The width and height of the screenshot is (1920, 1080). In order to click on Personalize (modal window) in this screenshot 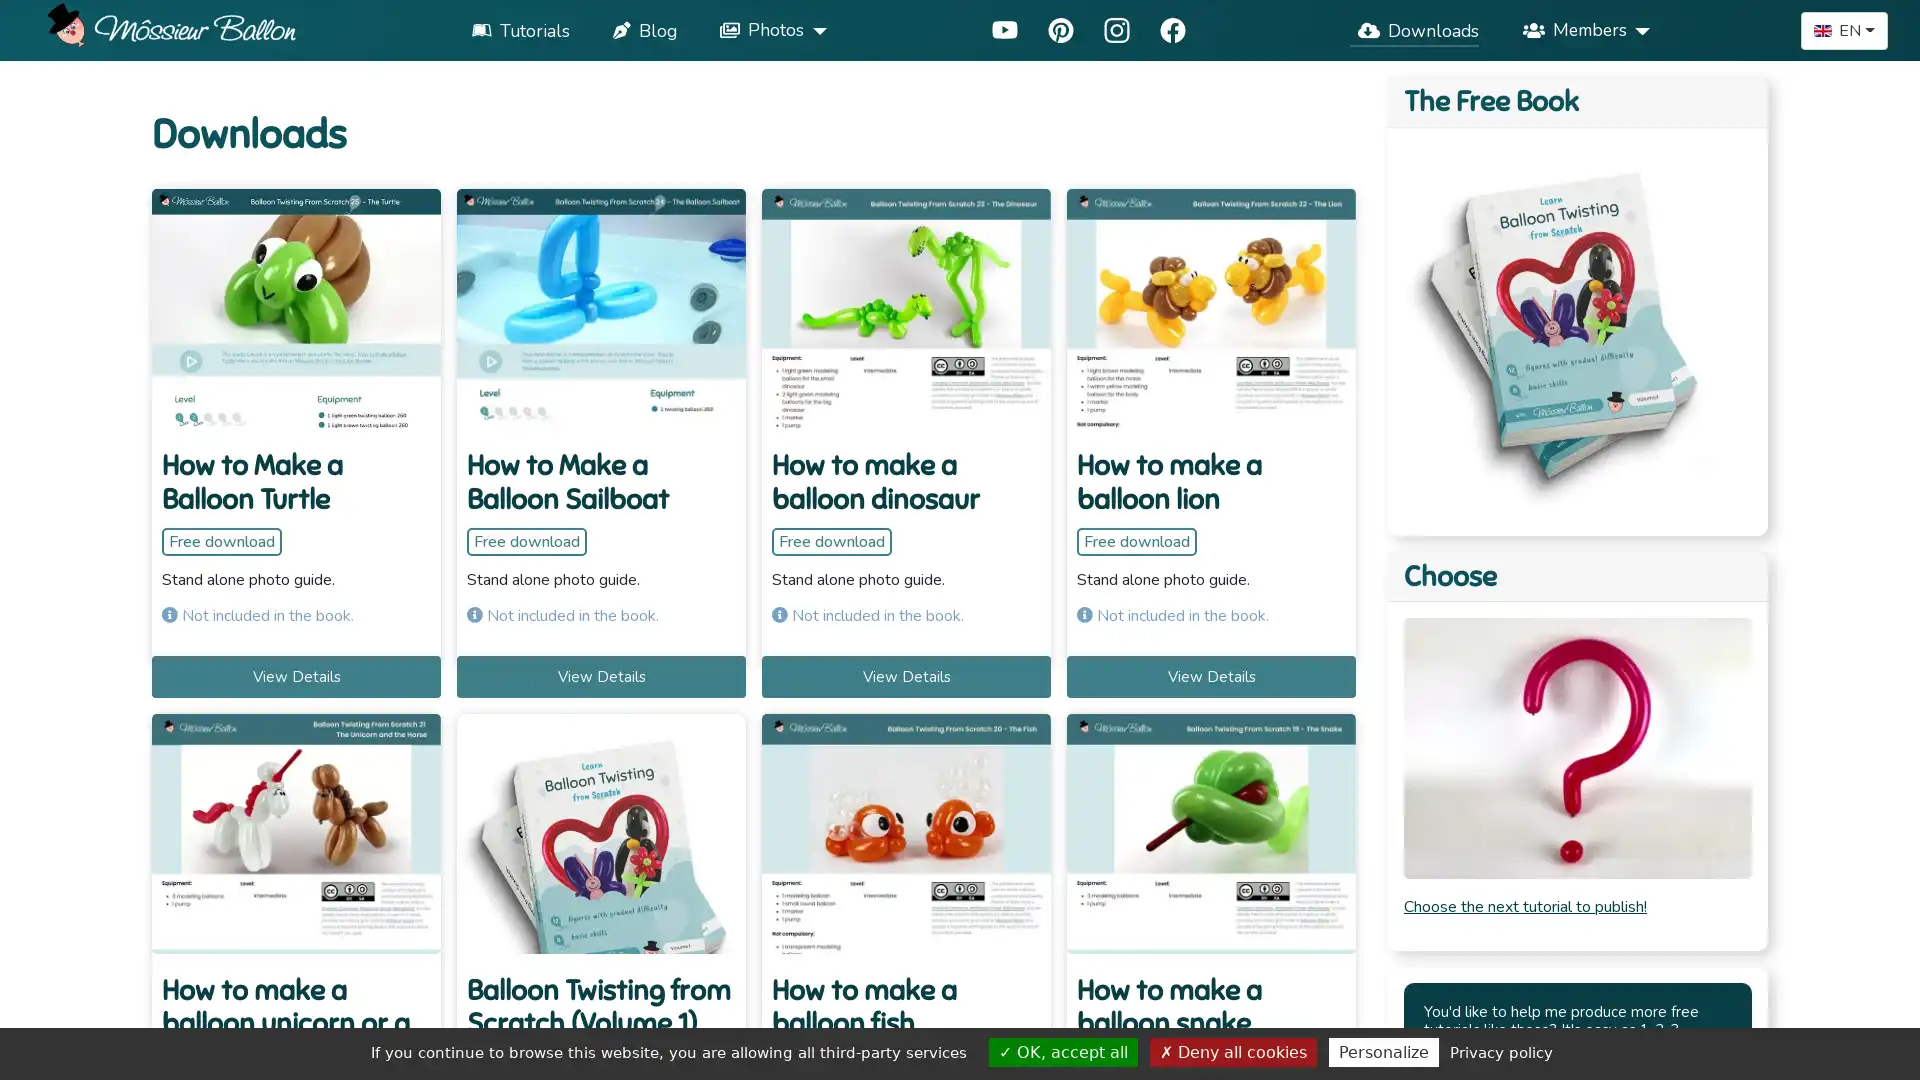, I will do `click(1382, 1051)`.